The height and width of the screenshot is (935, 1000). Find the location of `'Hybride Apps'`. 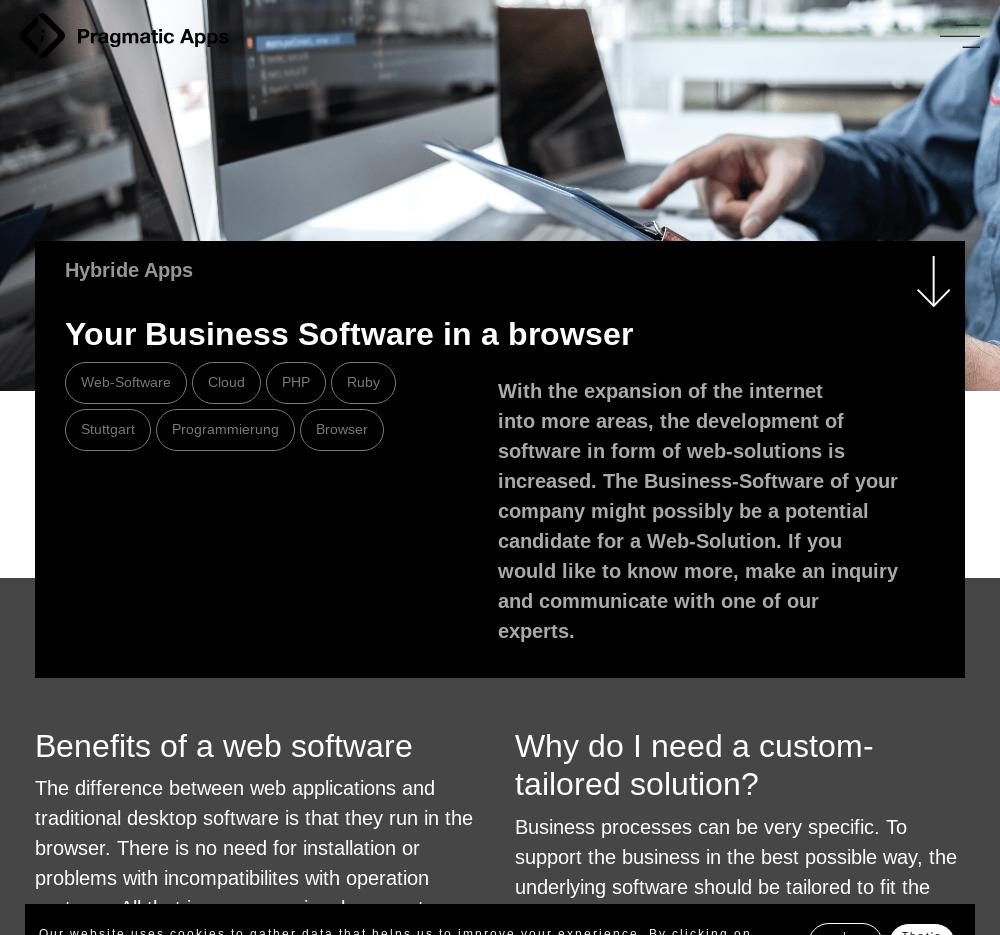

'Hybride Apps' is located at coordinates (129, 268).